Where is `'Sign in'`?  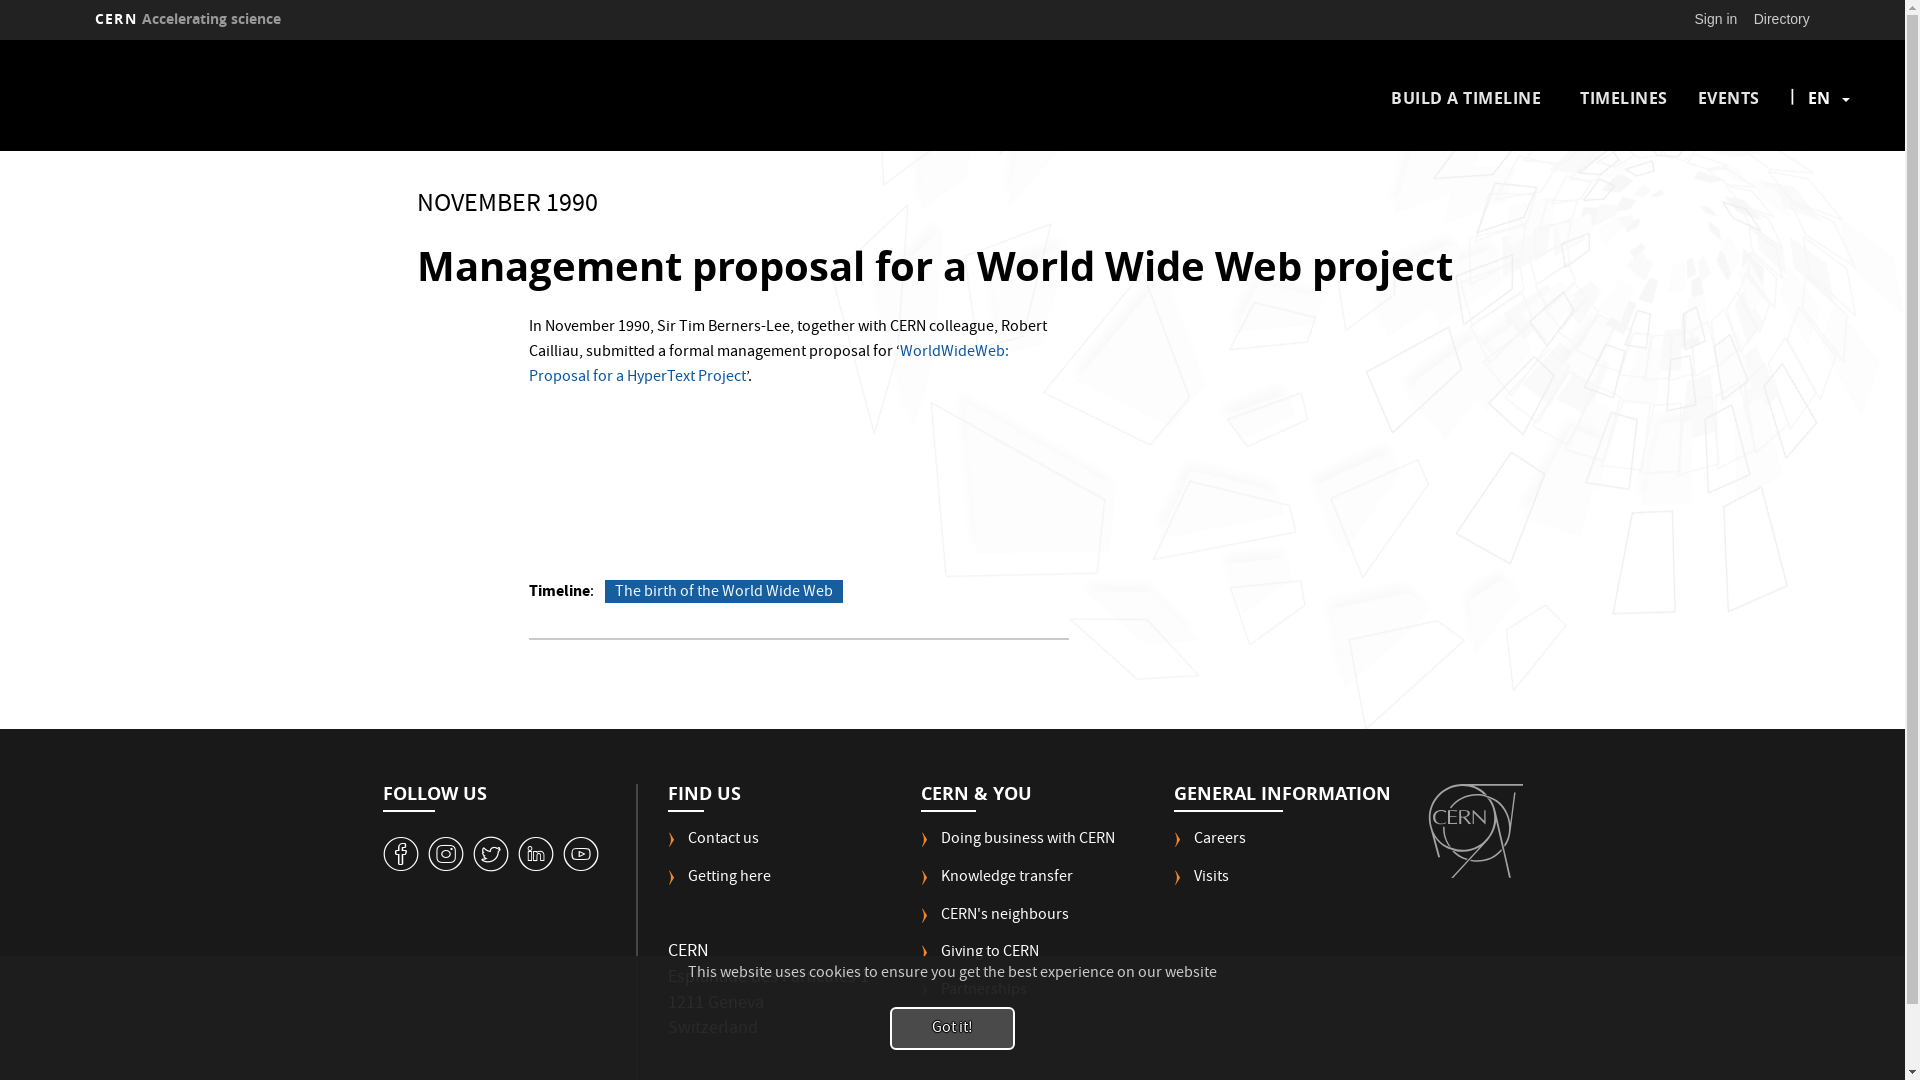
'Sign in' is located at coordinates (1715, 19).